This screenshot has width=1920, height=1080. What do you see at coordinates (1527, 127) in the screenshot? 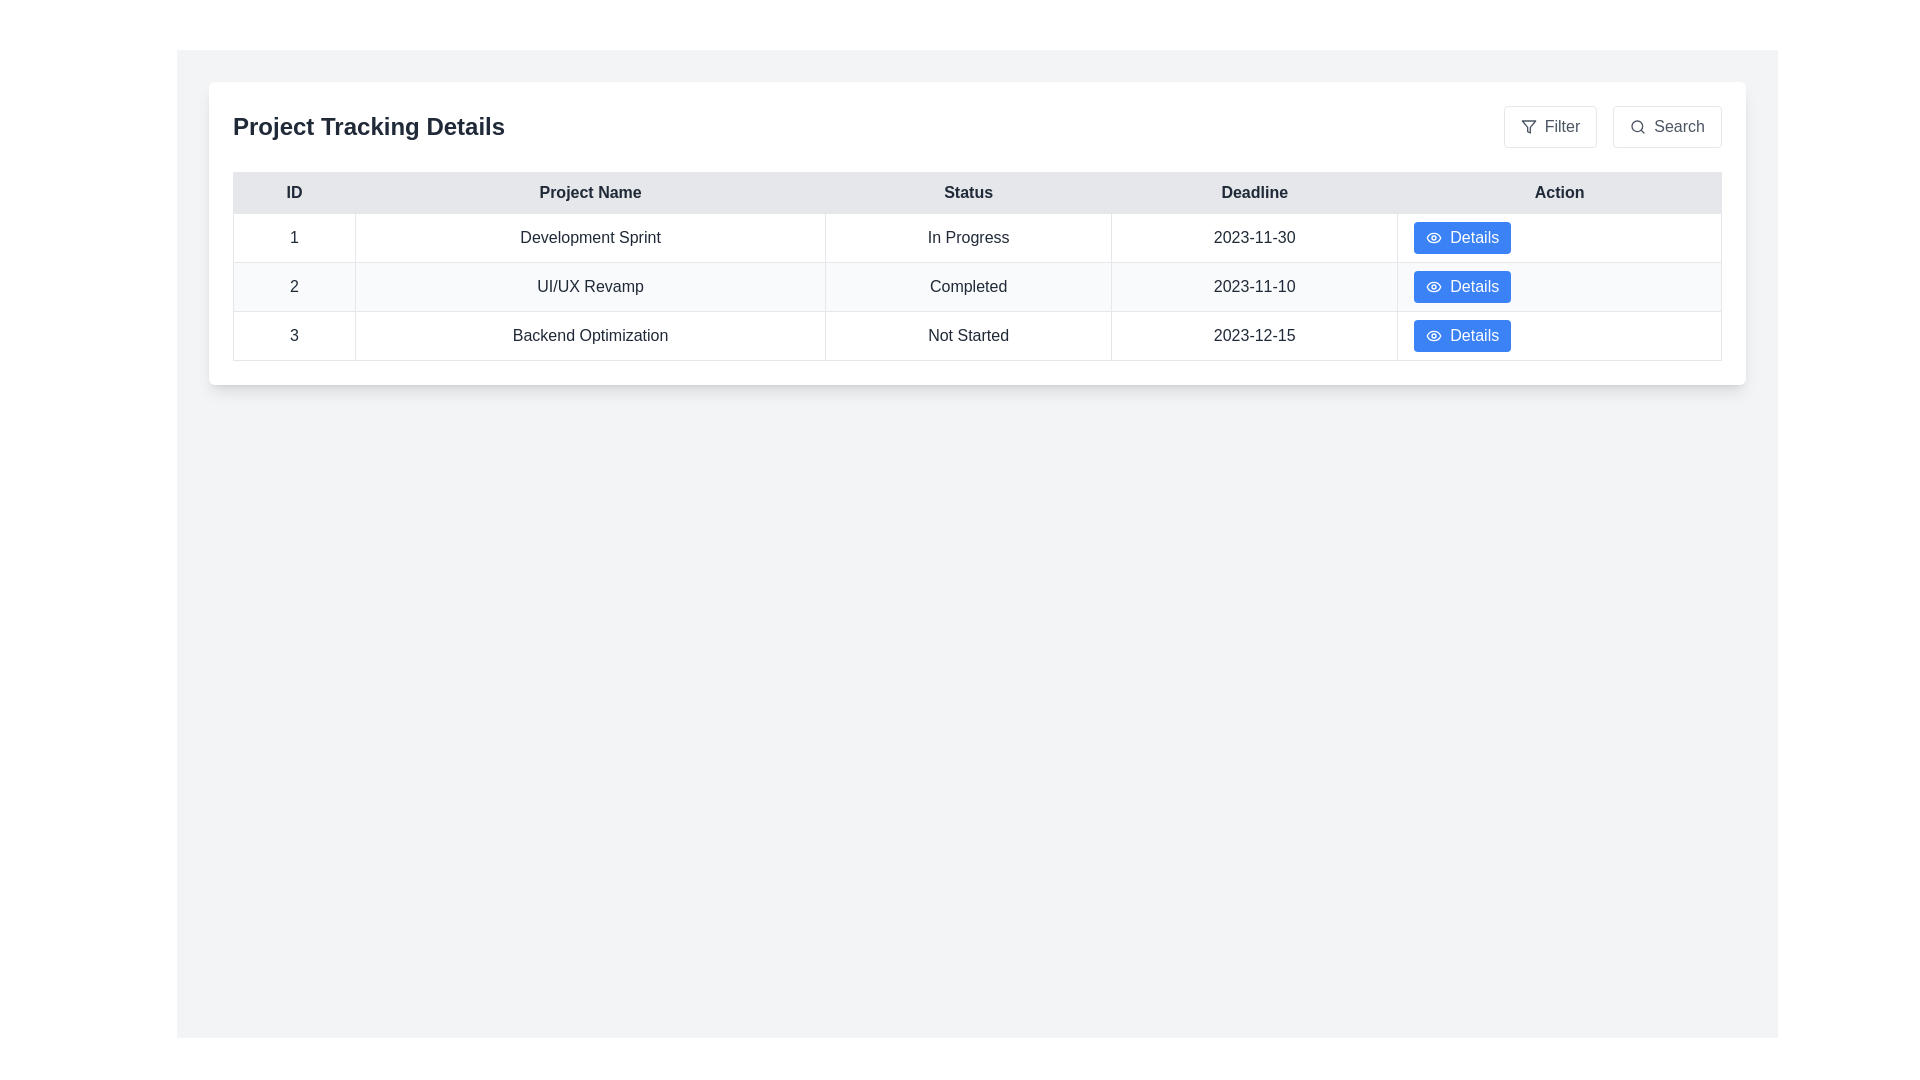
I see `the filter icon located in the top-right corner of the interface, next to the 'Search' button` at bounding box center [1527, 127].